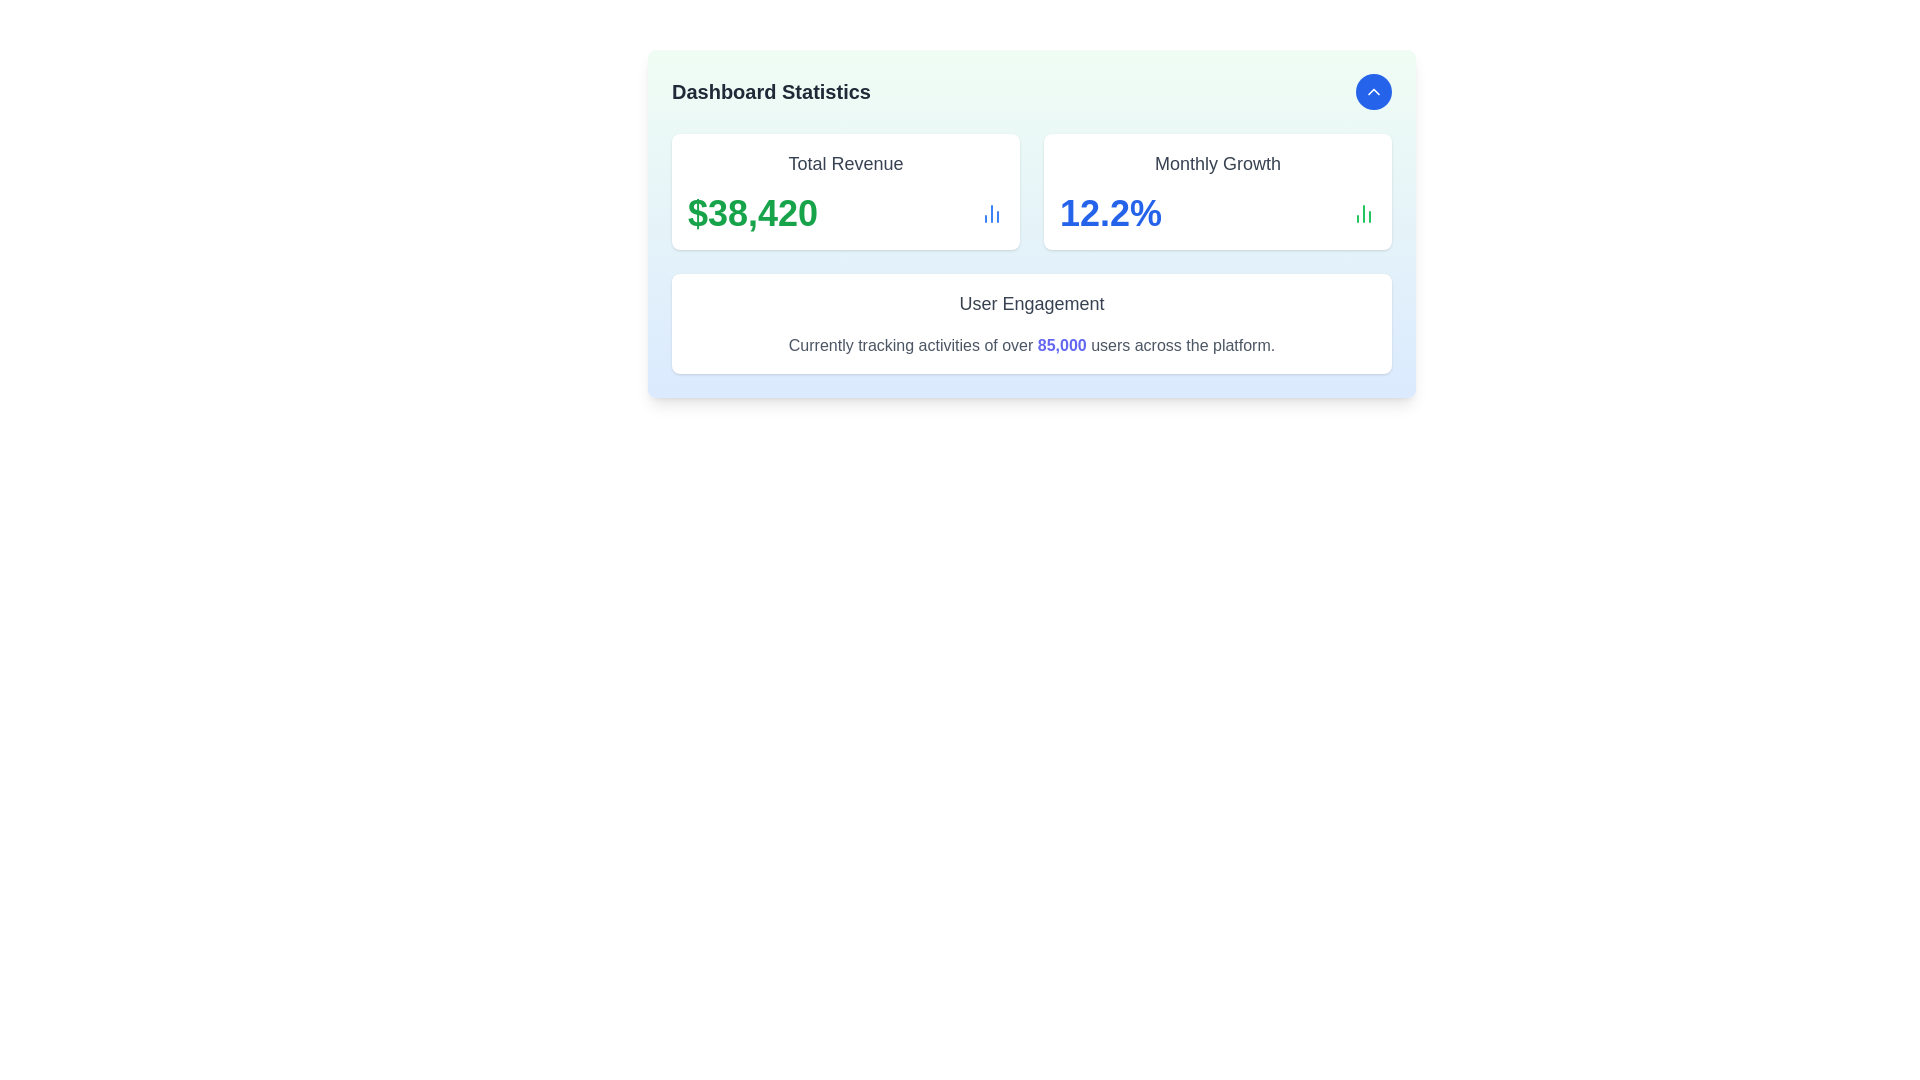 Image resolution: width=1920 pixels, height=1080 pixels. I want to click on title 'User Engagement' and the content 'Currently tracking activities of over 85,000 users across the platform.' from the Informational Card located in the bottom row of the grid layout, so click(1032, 323).